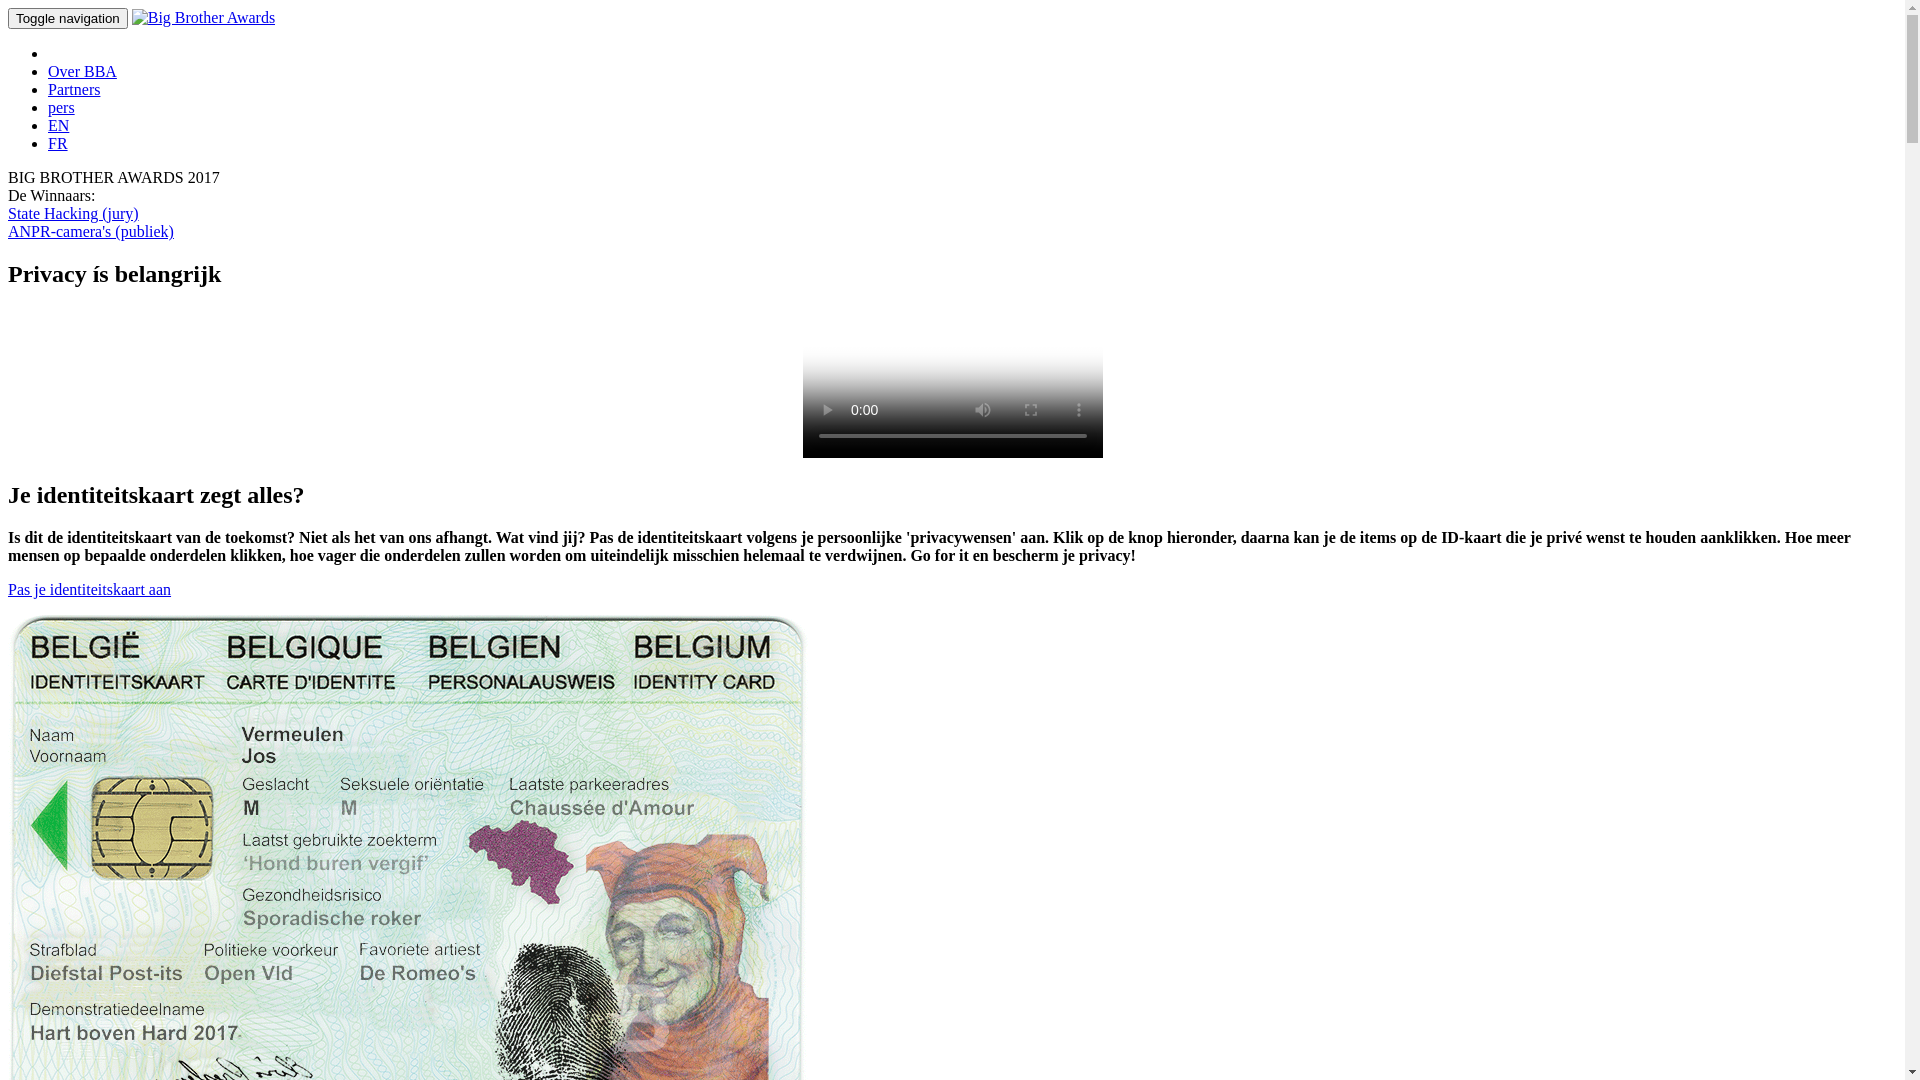  Describe the element at coordinates (73, 88) in the screenshot. I see `'Partners'` at that location.